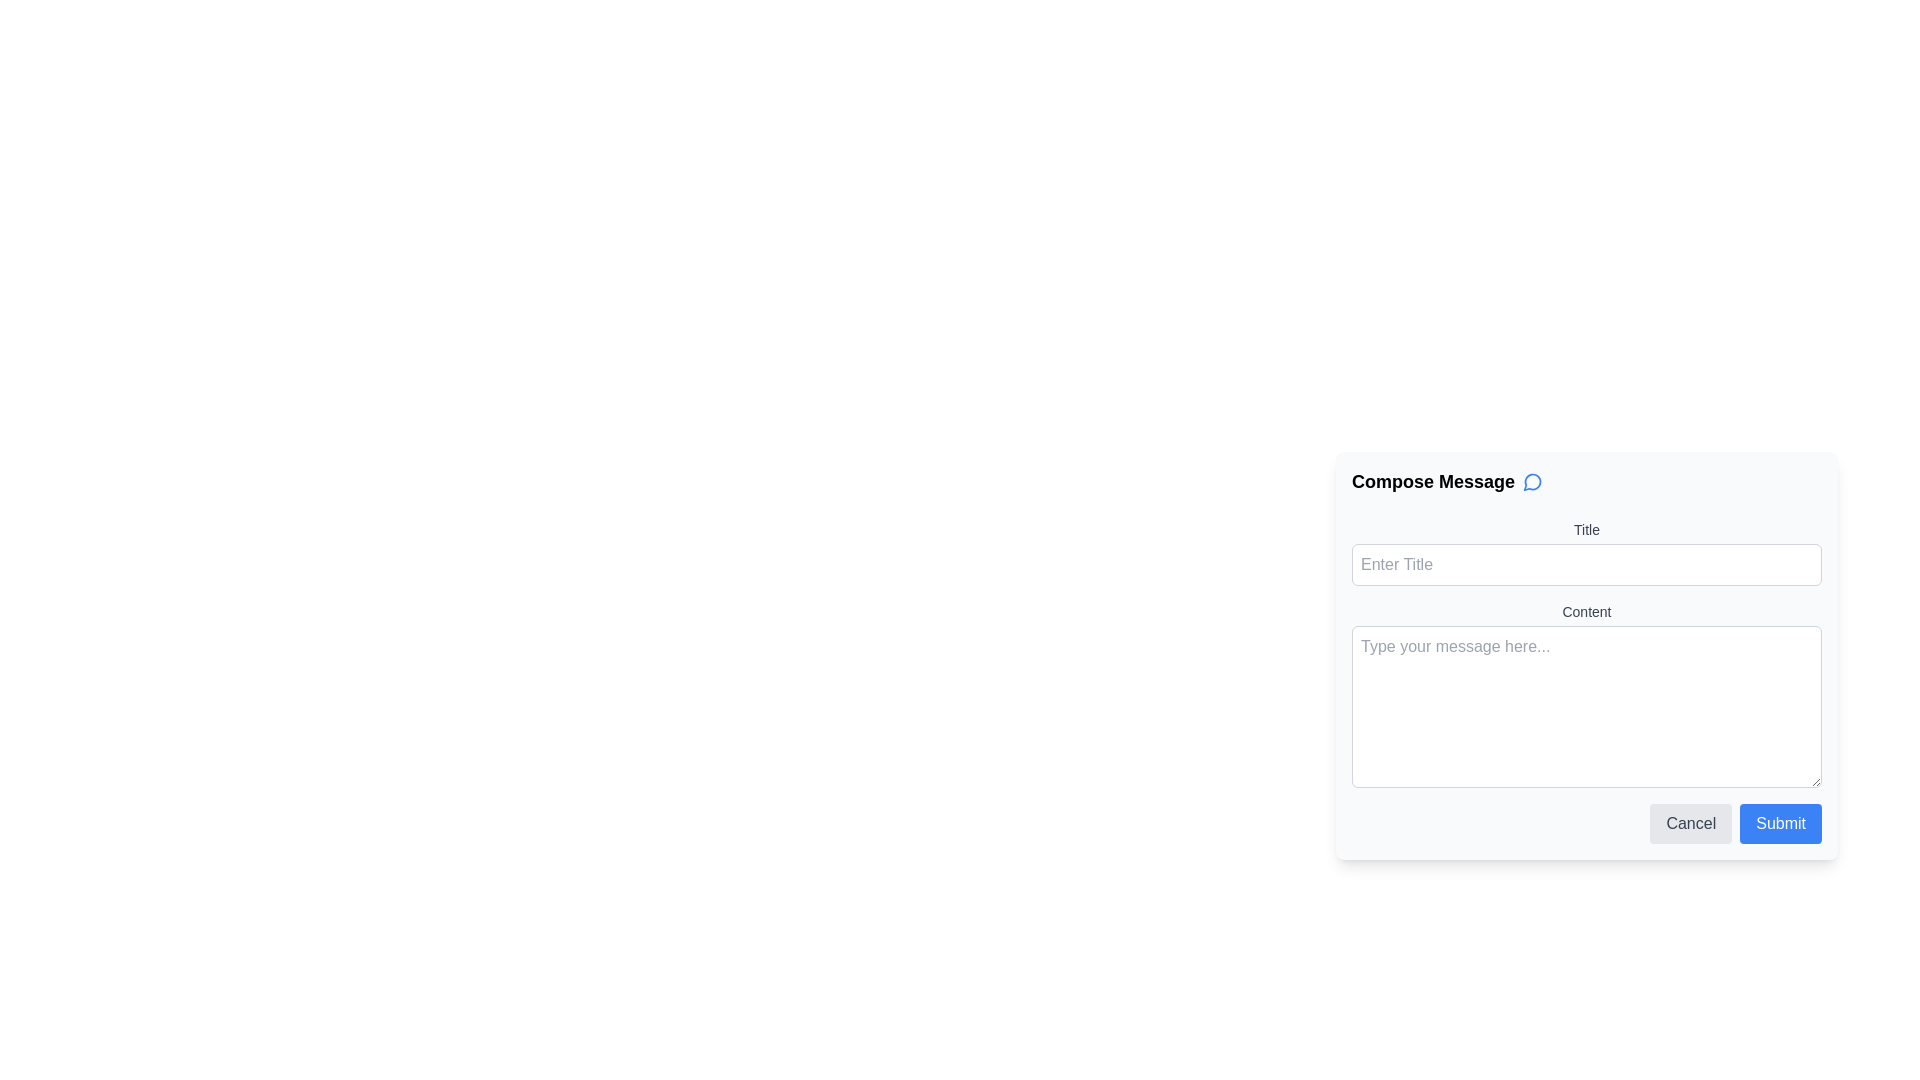 The height and width of the screenshot is (1080, 1920). I want to click on the text label that provides context for the message input field in the 'Compose Message' interface, located above the message input area, so click(1586, 611).